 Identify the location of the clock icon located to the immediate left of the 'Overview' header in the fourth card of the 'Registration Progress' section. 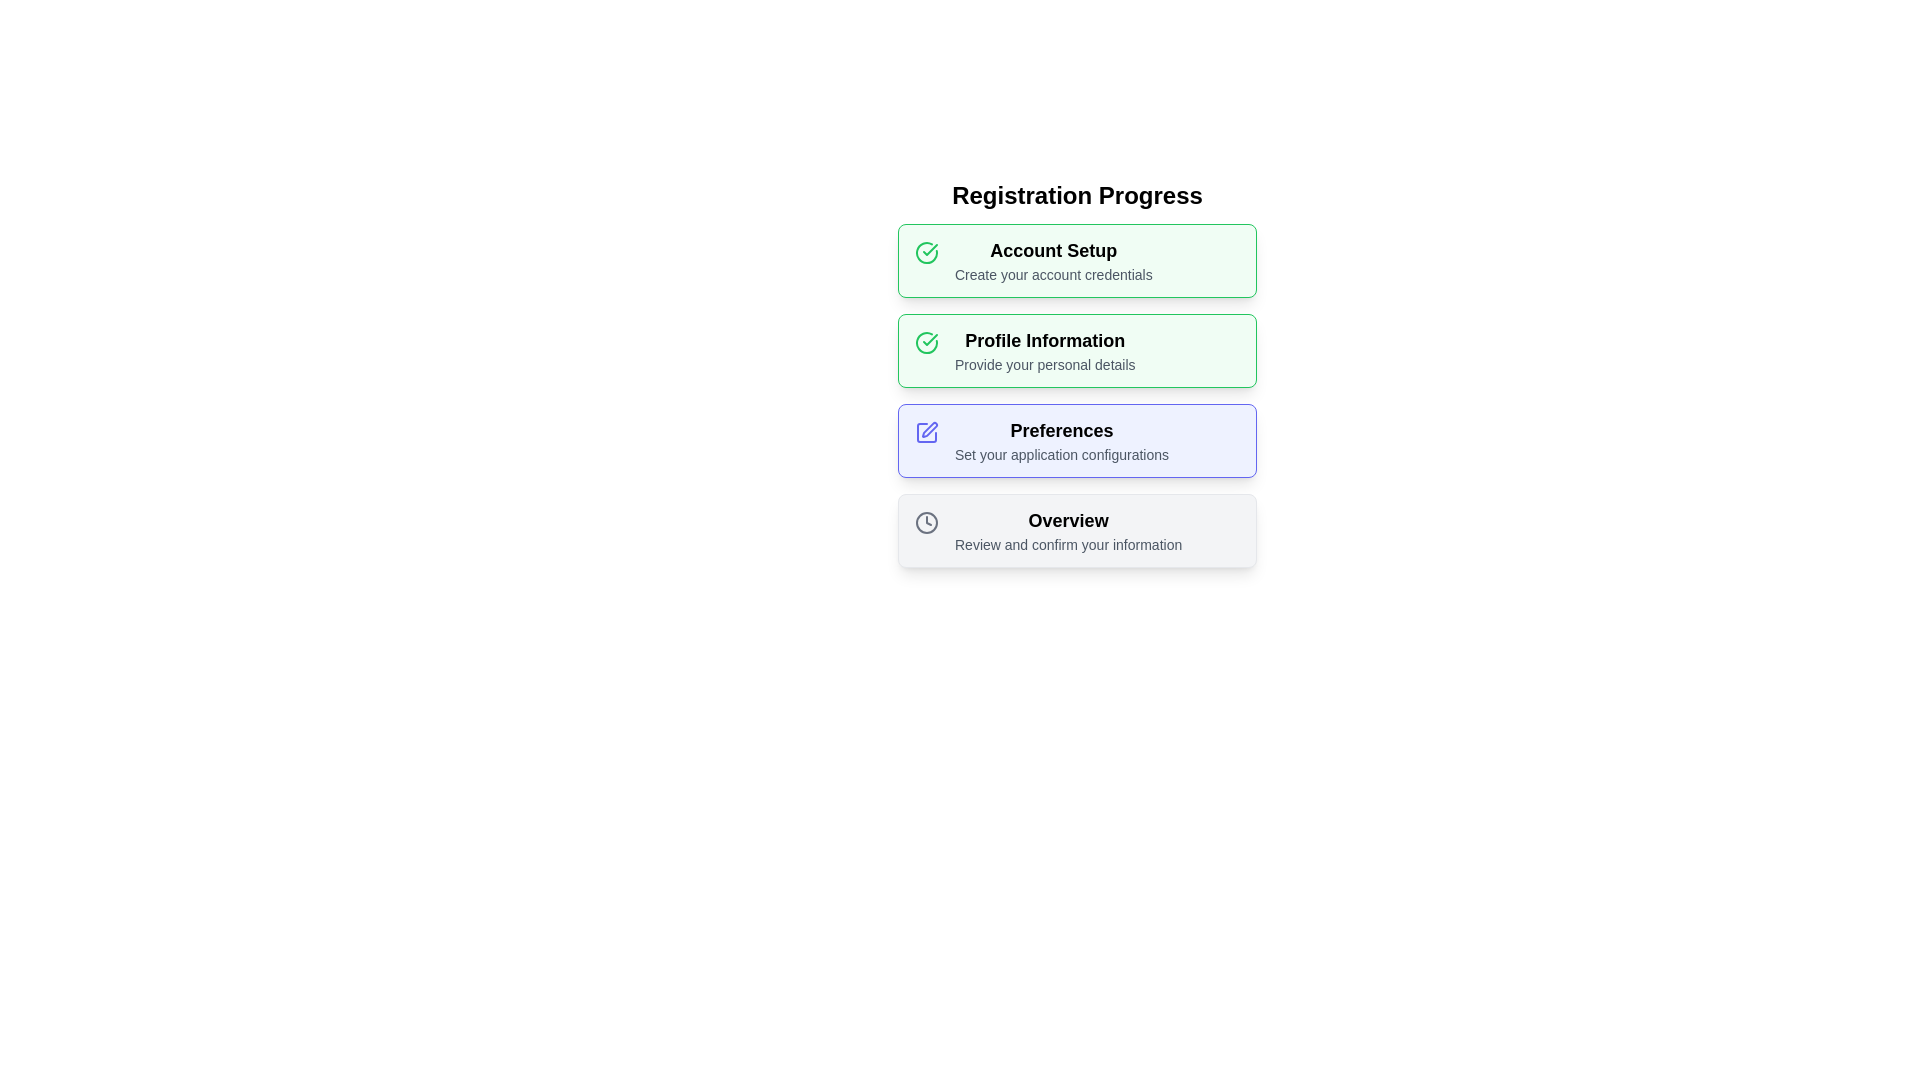
(925, 519).